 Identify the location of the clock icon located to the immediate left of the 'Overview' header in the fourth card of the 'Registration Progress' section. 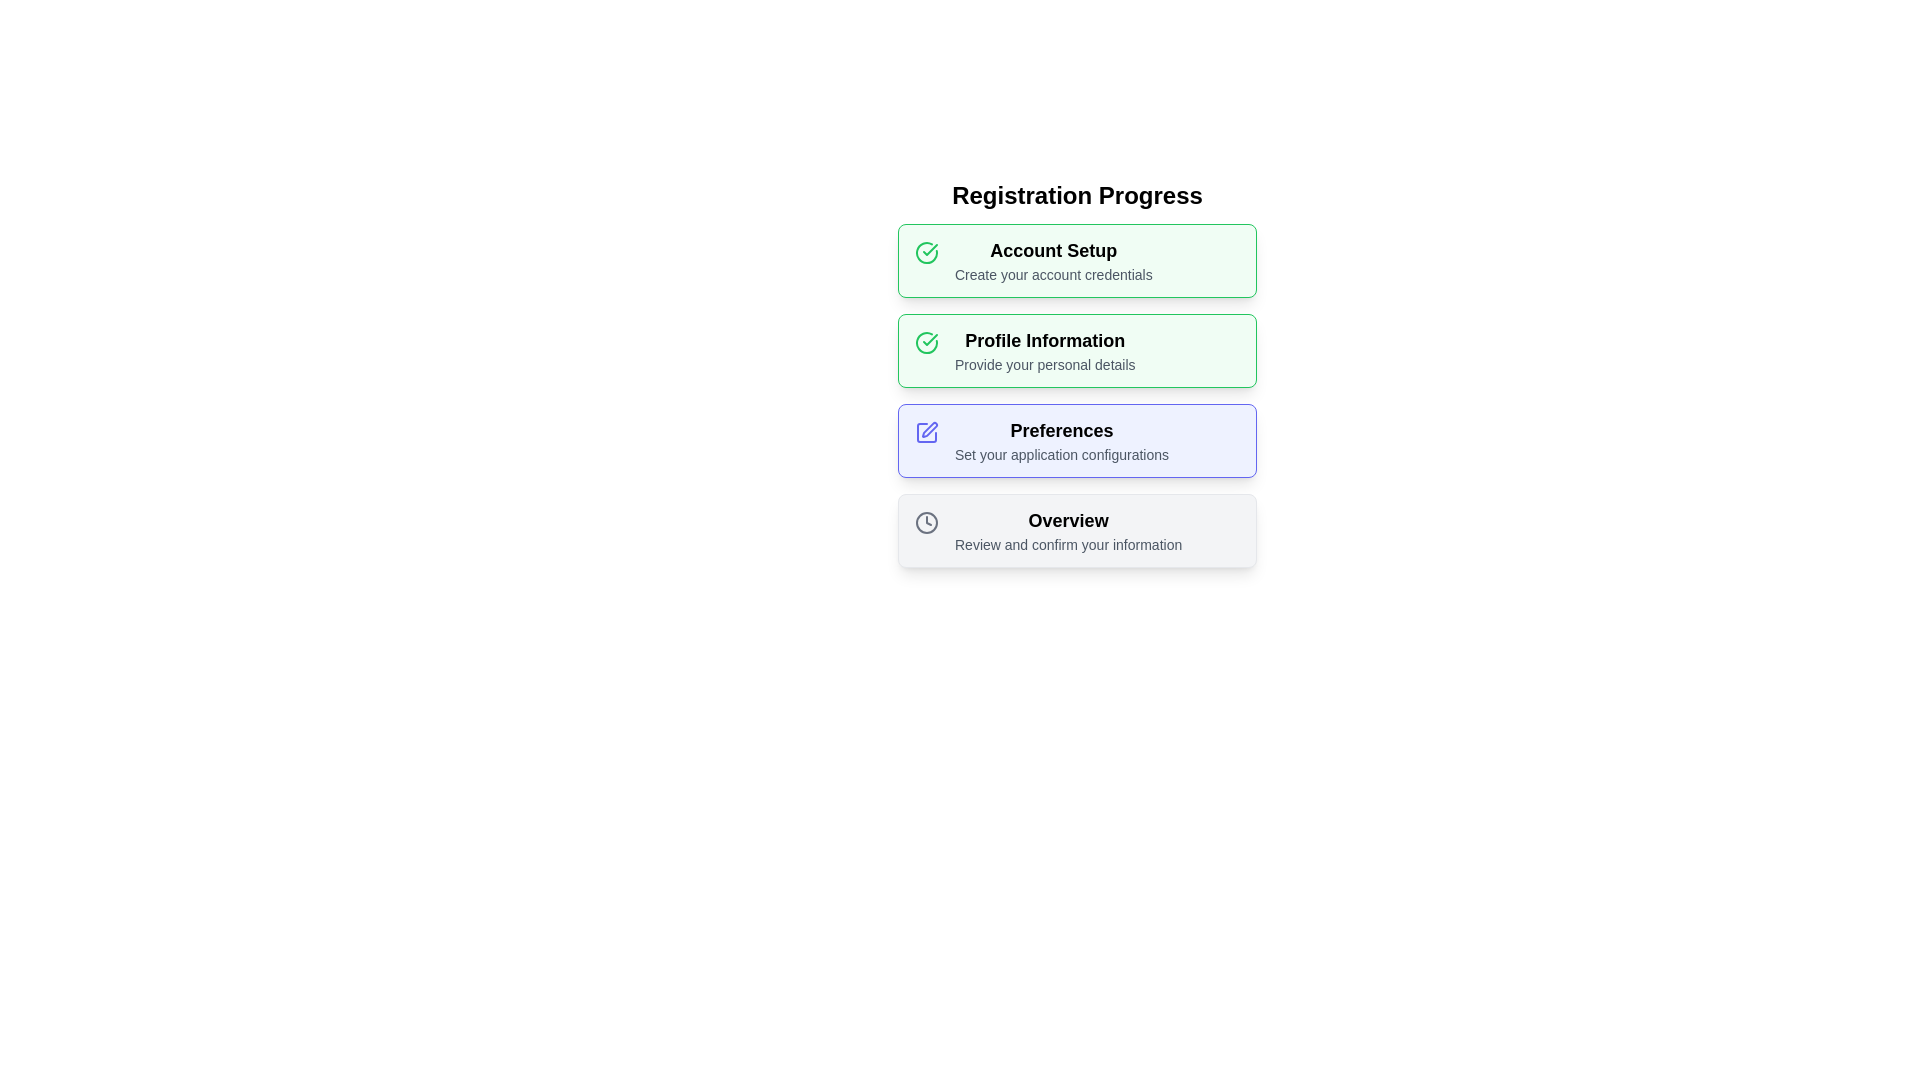
(925, 519).